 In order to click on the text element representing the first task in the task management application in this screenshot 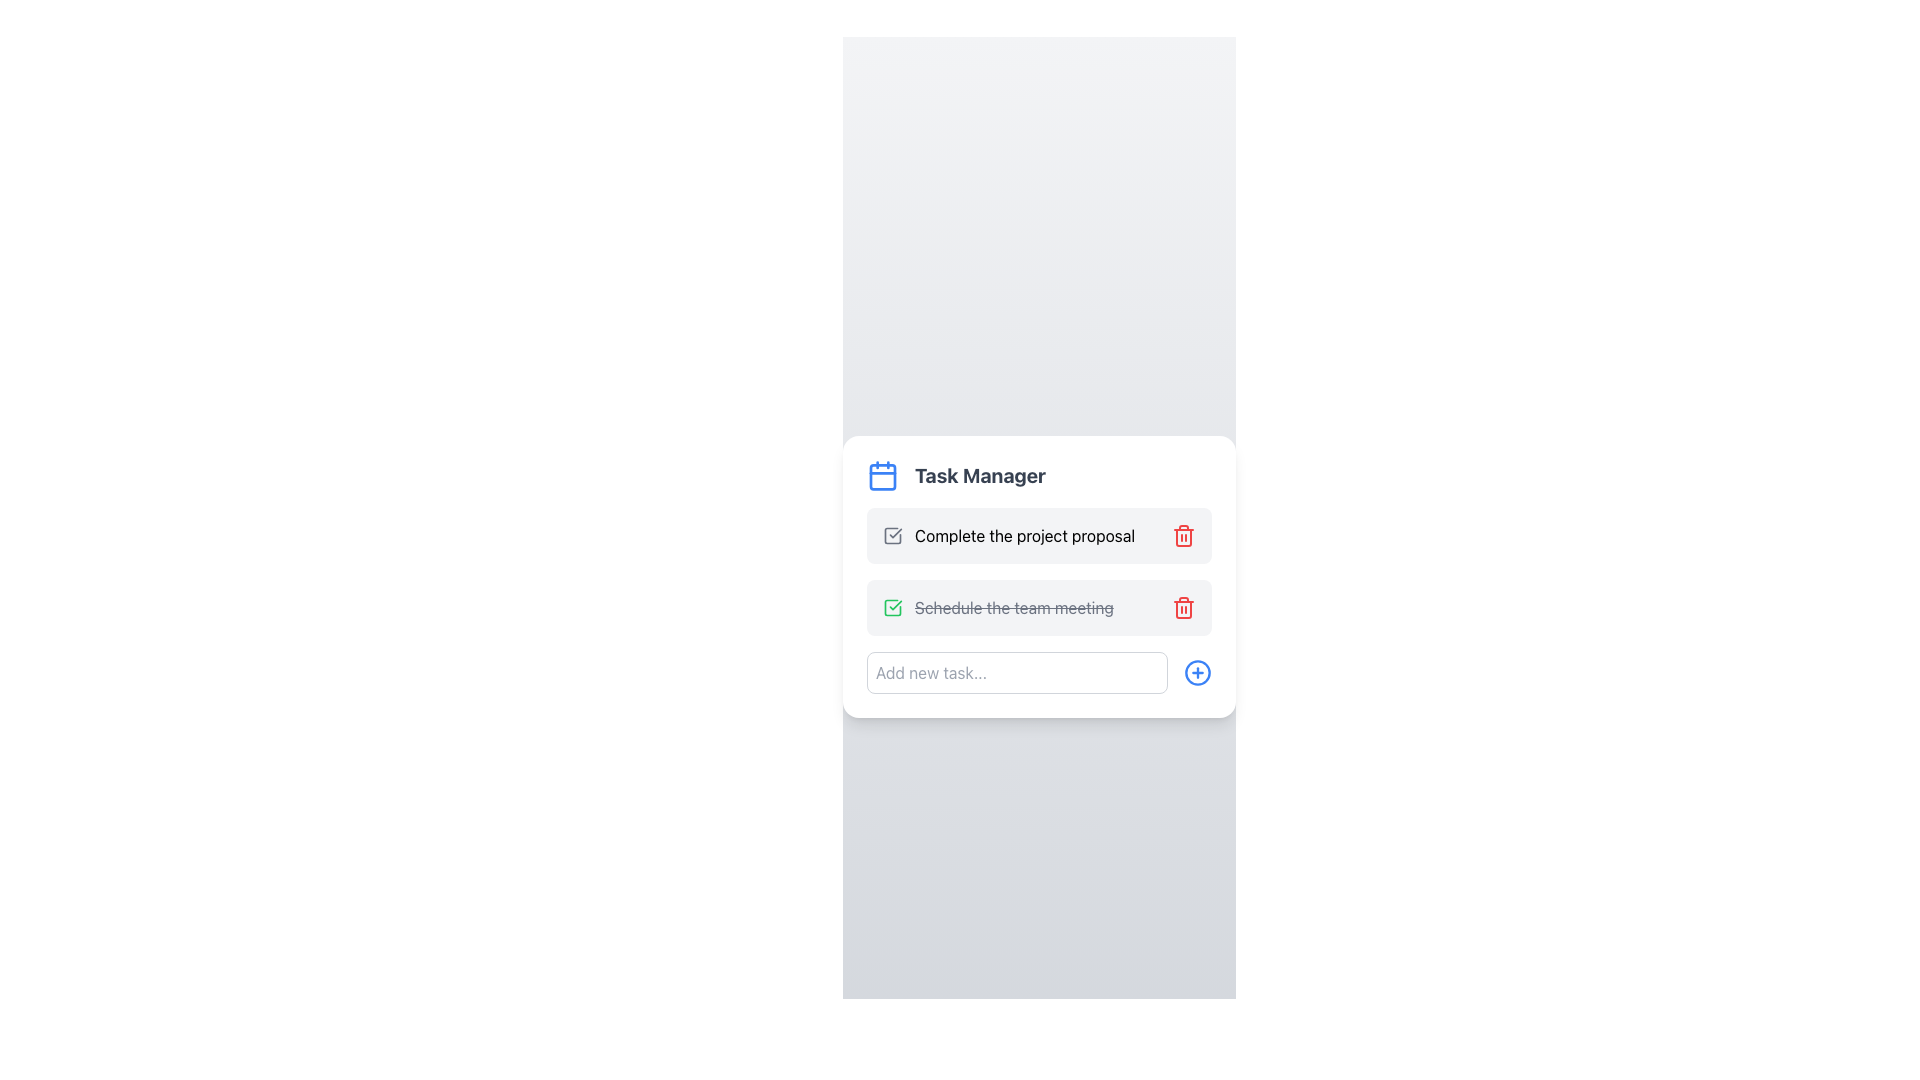, I will do `click(1008, 535)`.